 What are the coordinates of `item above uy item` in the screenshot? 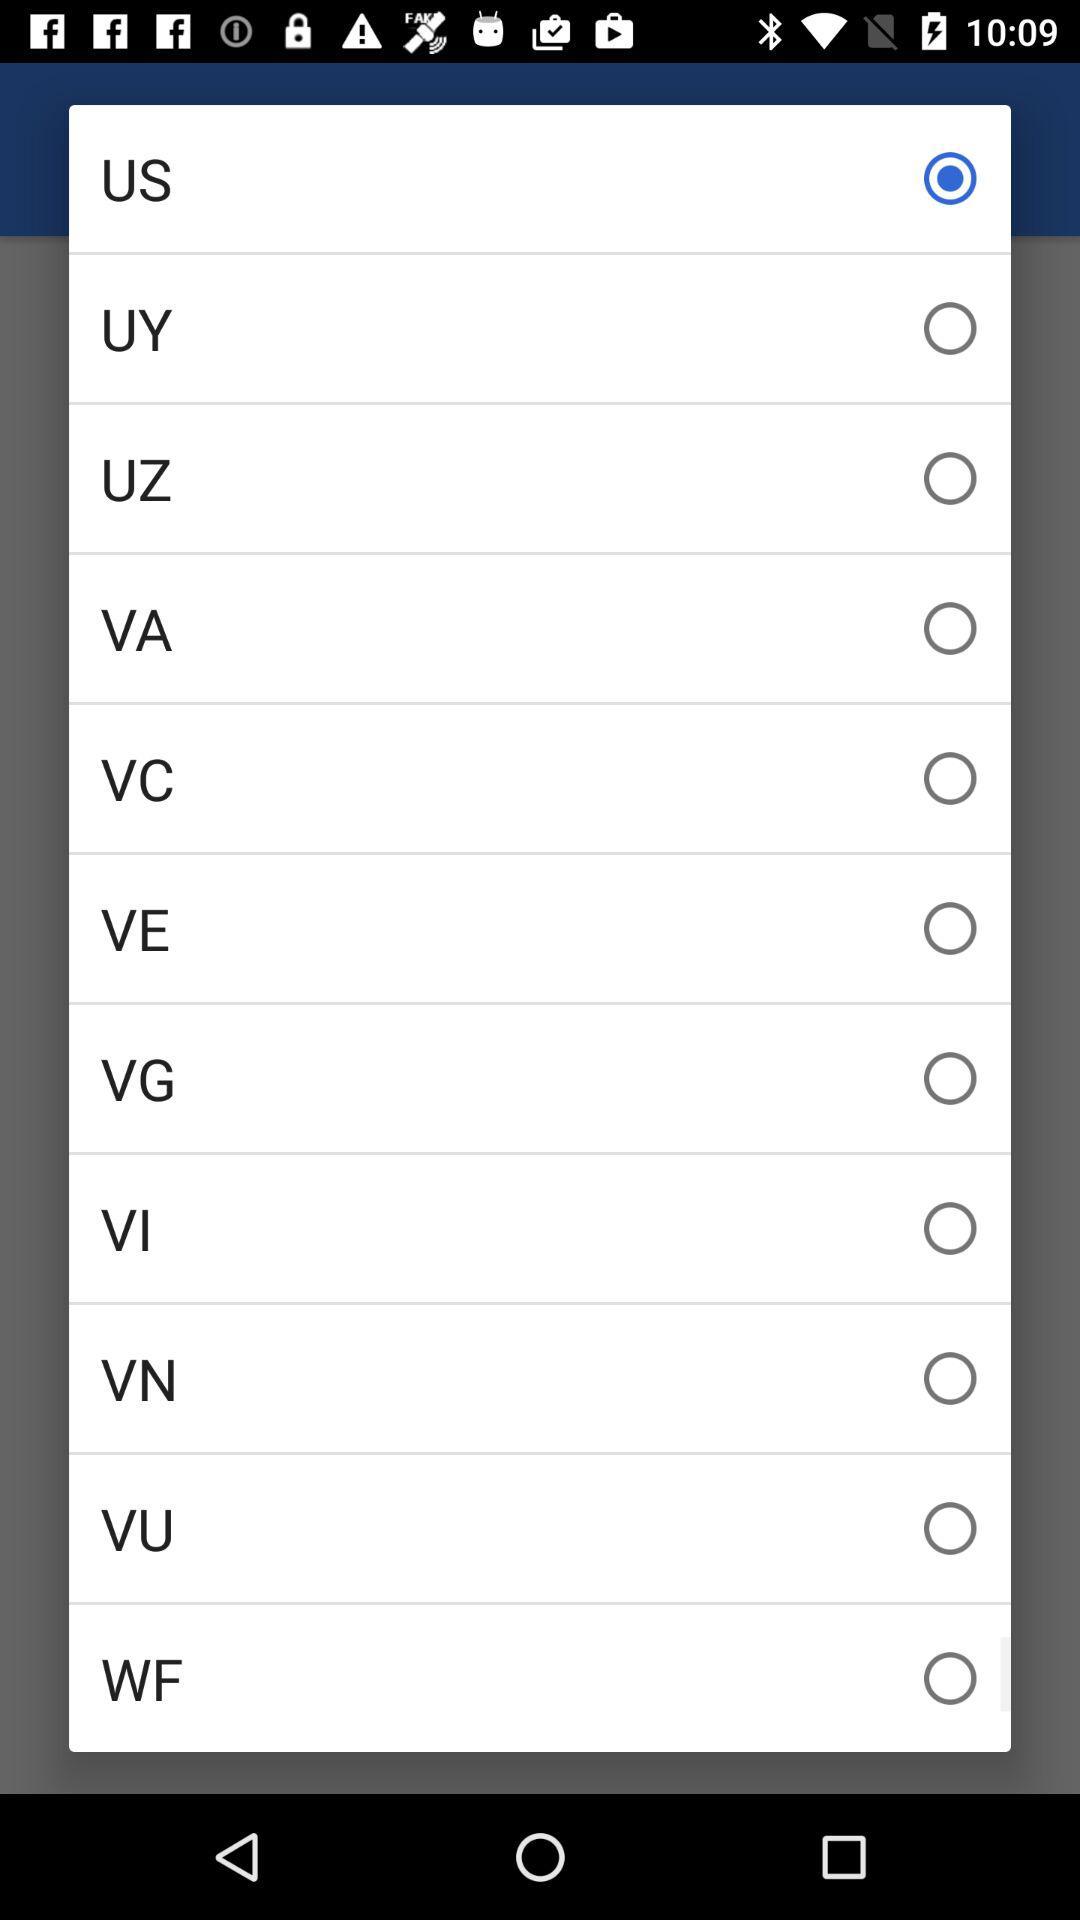 It's located at (540, 178).